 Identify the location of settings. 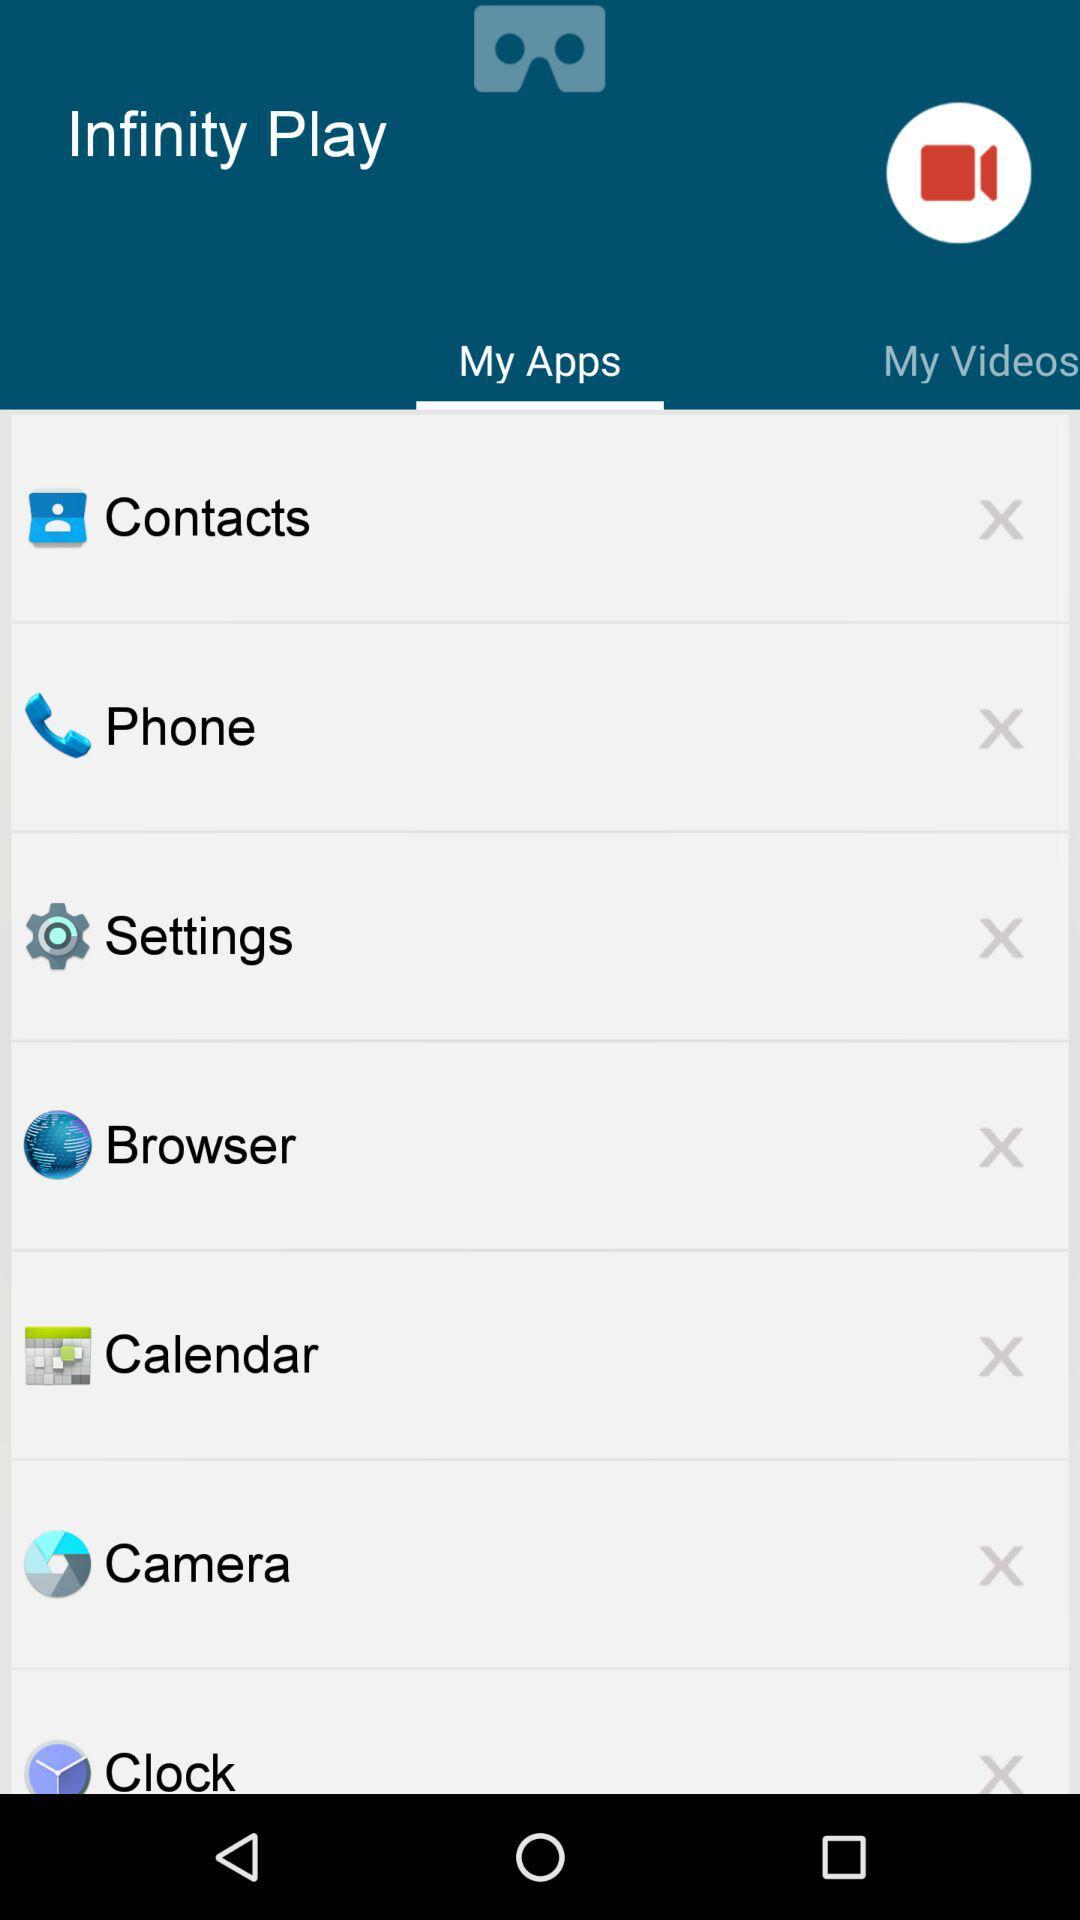
(56, 935).